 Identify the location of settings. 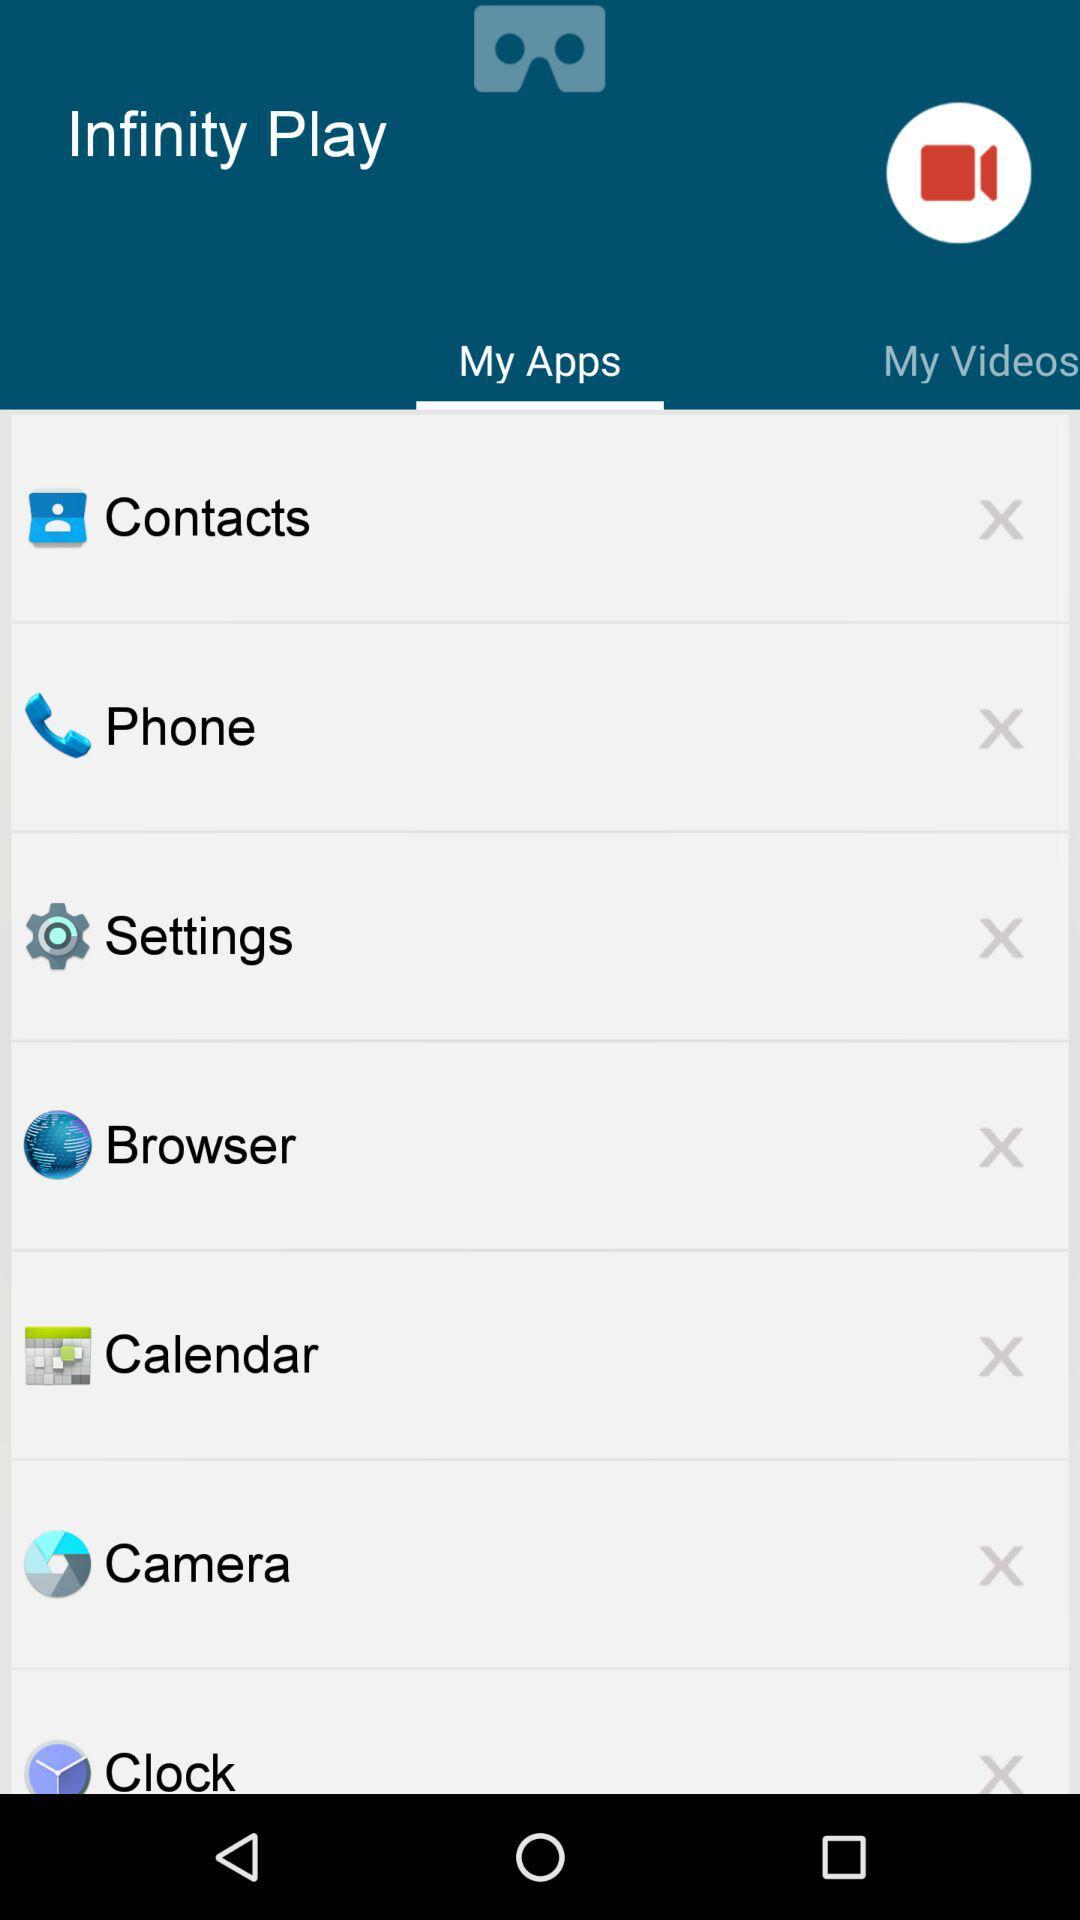
(56, 935).